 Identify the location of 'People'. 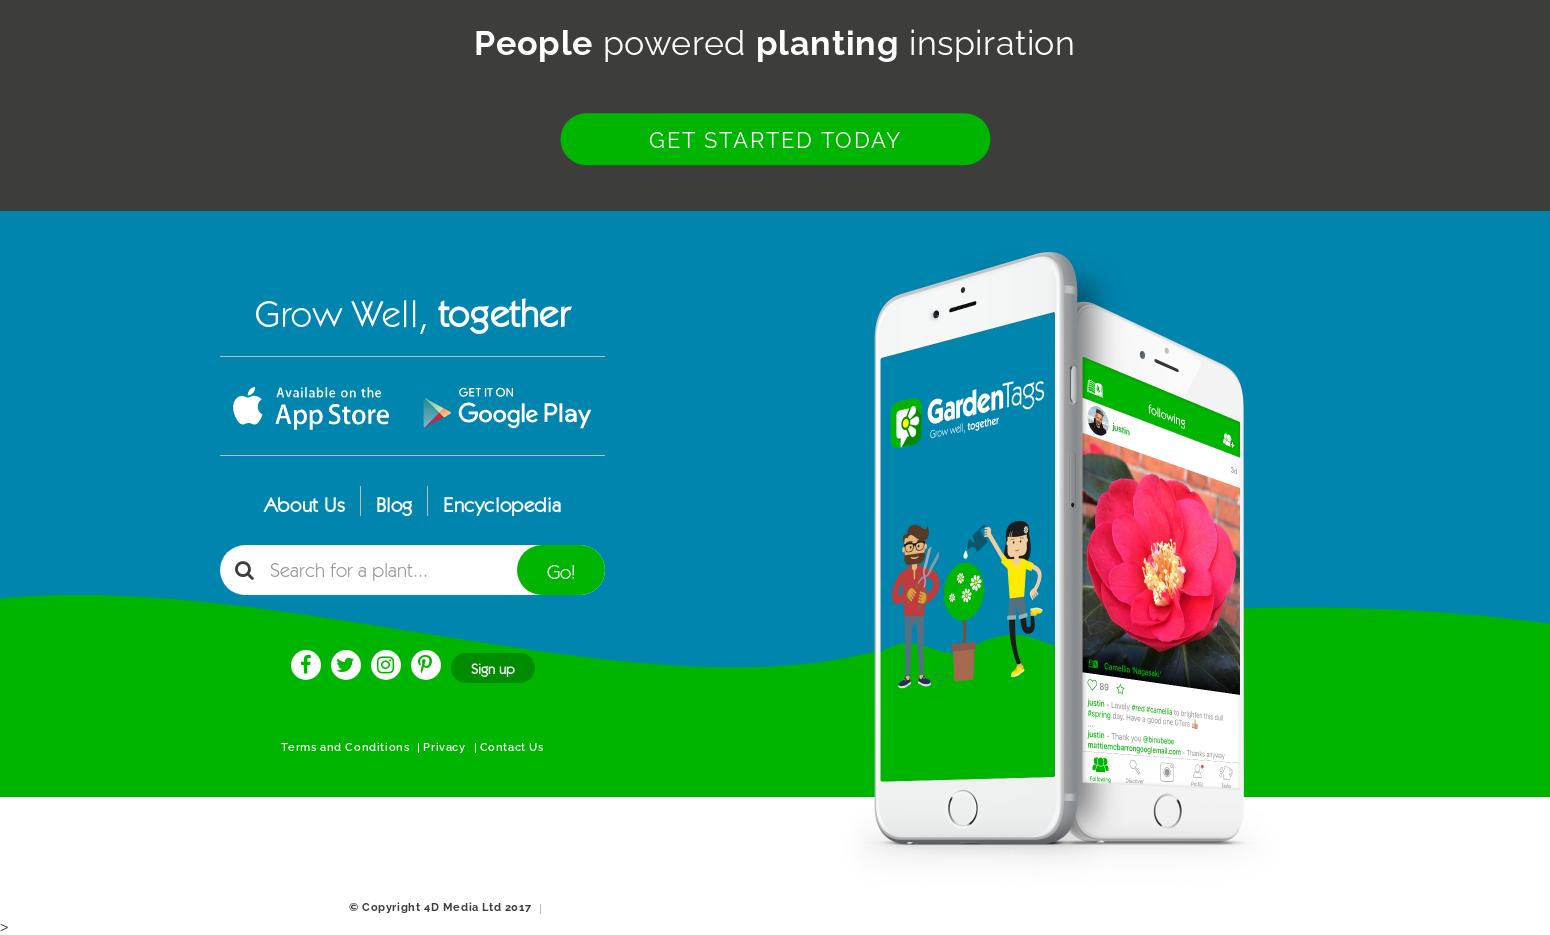
(532, 42).